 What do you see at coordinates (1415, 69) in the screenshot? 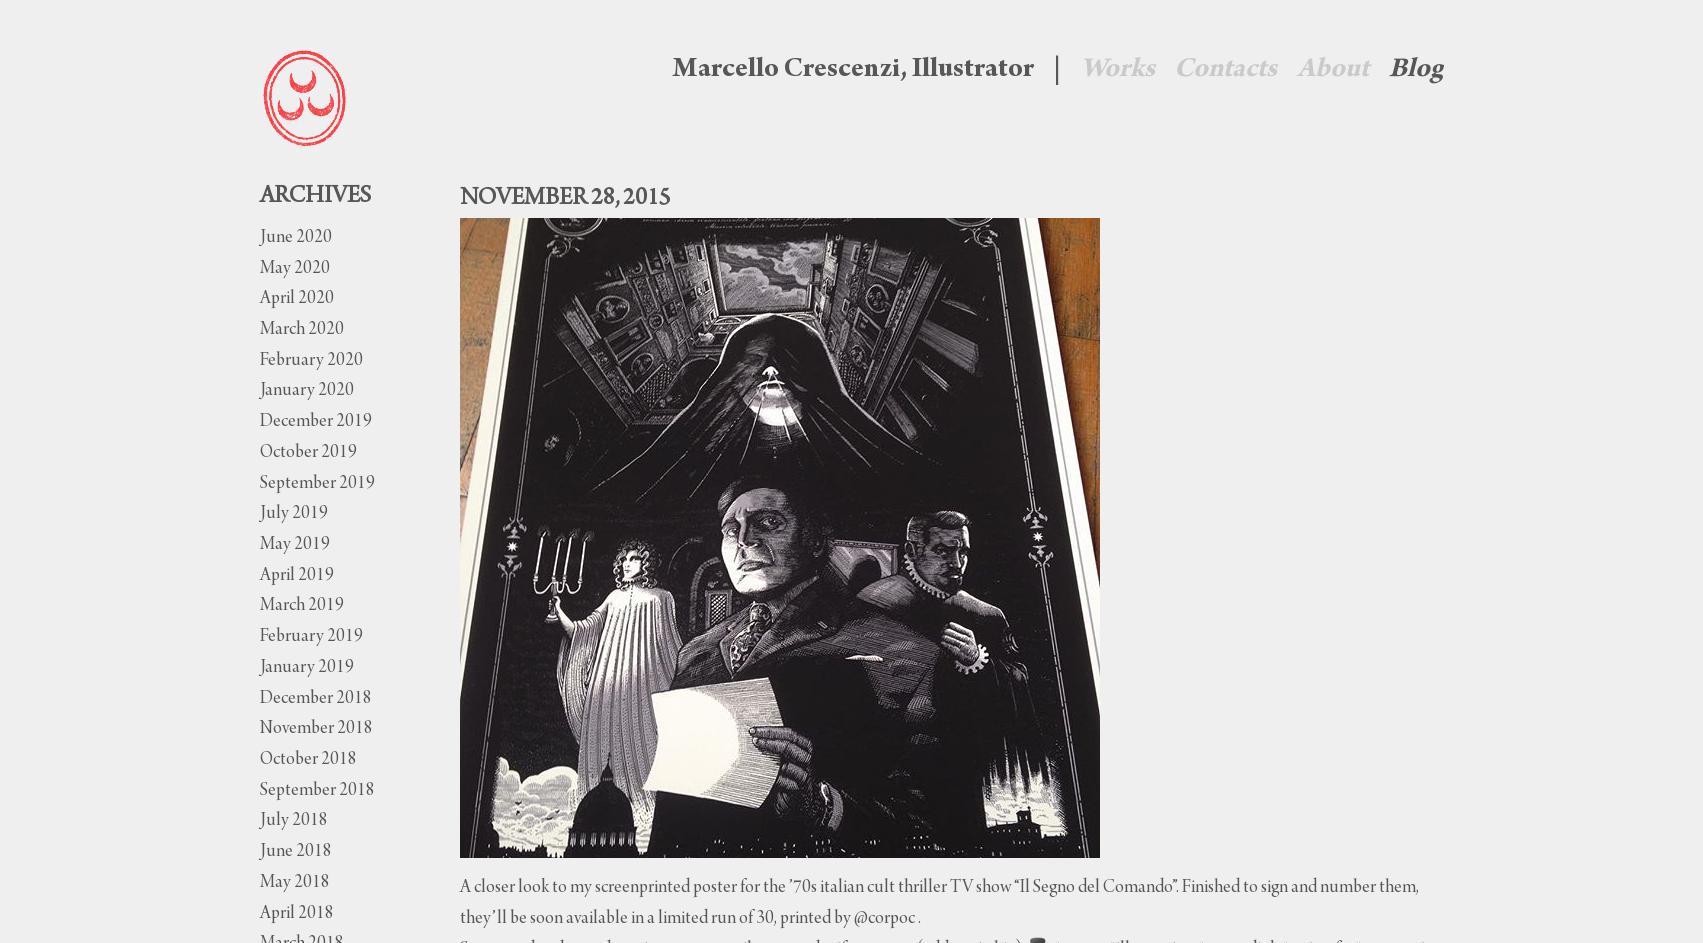
I see `'Blog'` at bounding box center [1415, 69].